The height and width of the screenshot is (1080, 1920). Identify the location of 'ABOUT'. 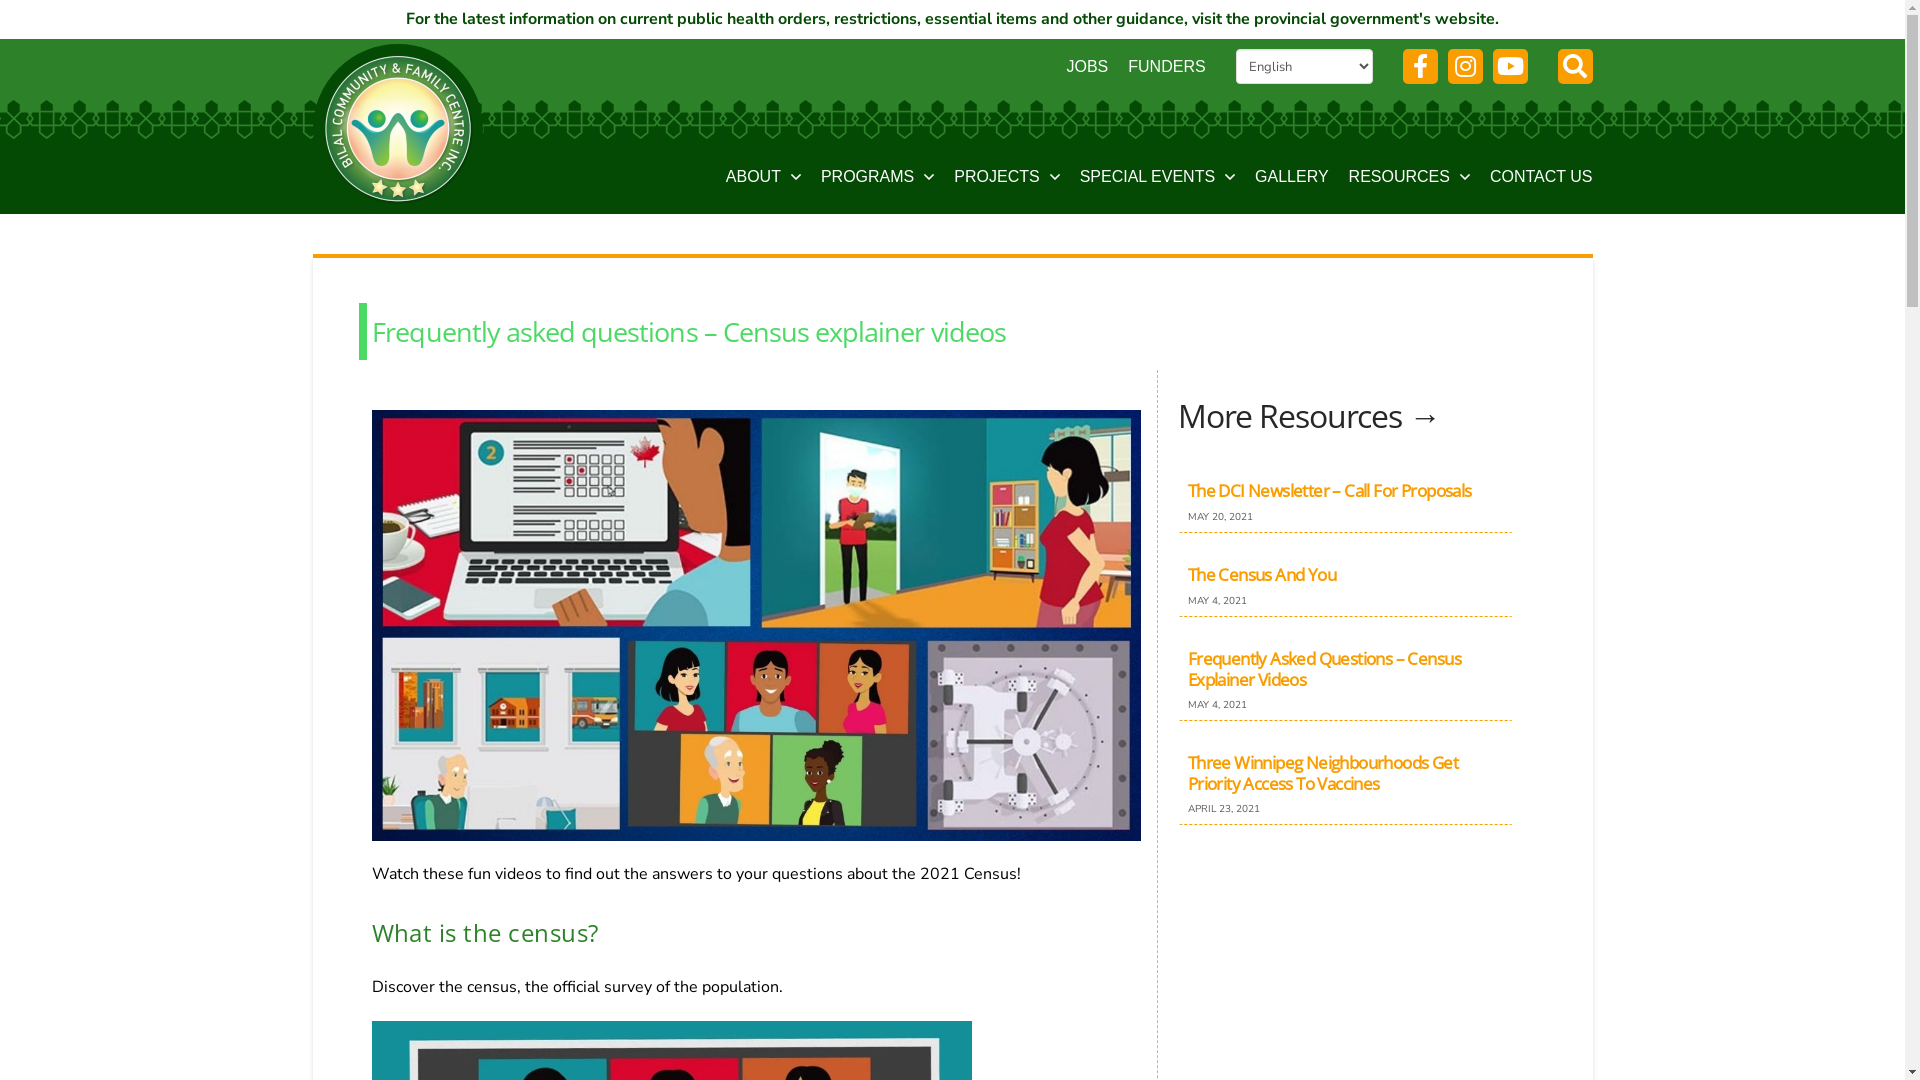
(724, 178).